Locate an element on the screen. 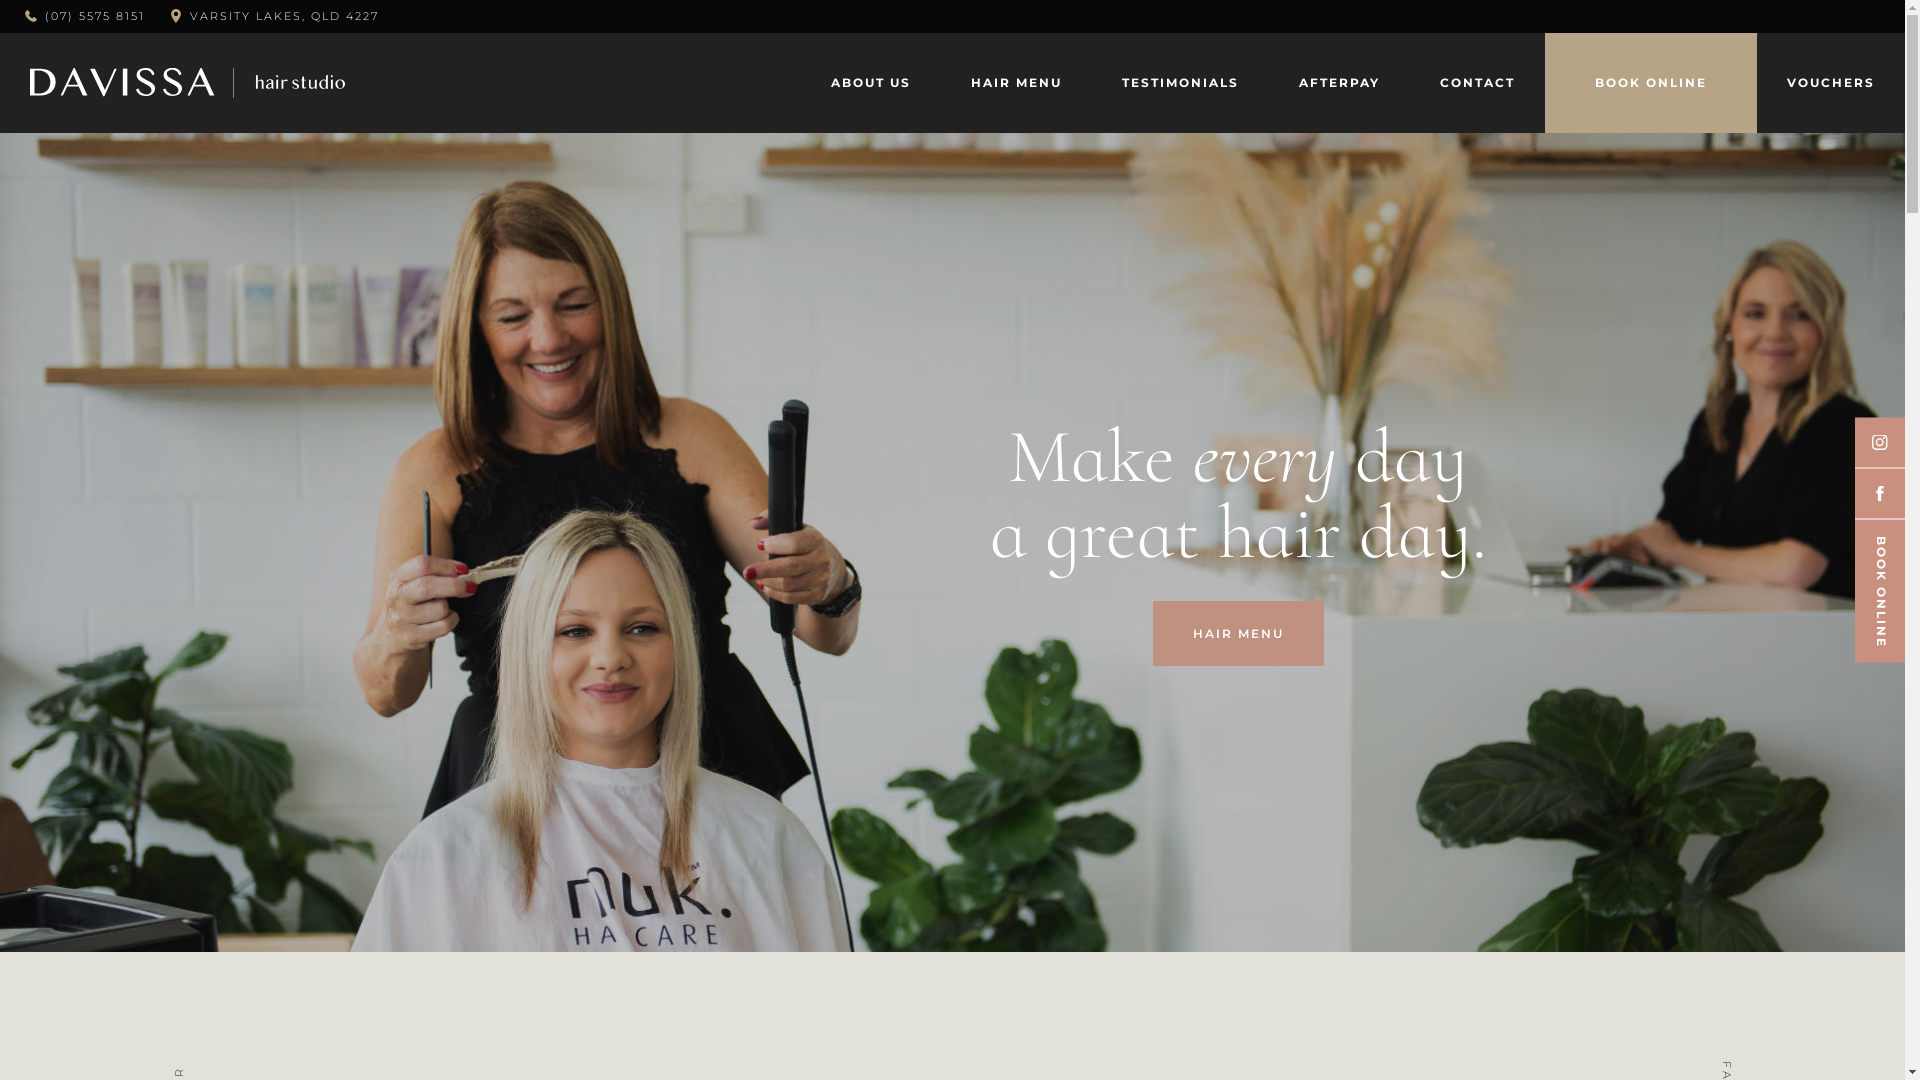 This screenshot has width=1920, height=1080. 'TESTIMONIALS' is located at coordinates (1180, 82).